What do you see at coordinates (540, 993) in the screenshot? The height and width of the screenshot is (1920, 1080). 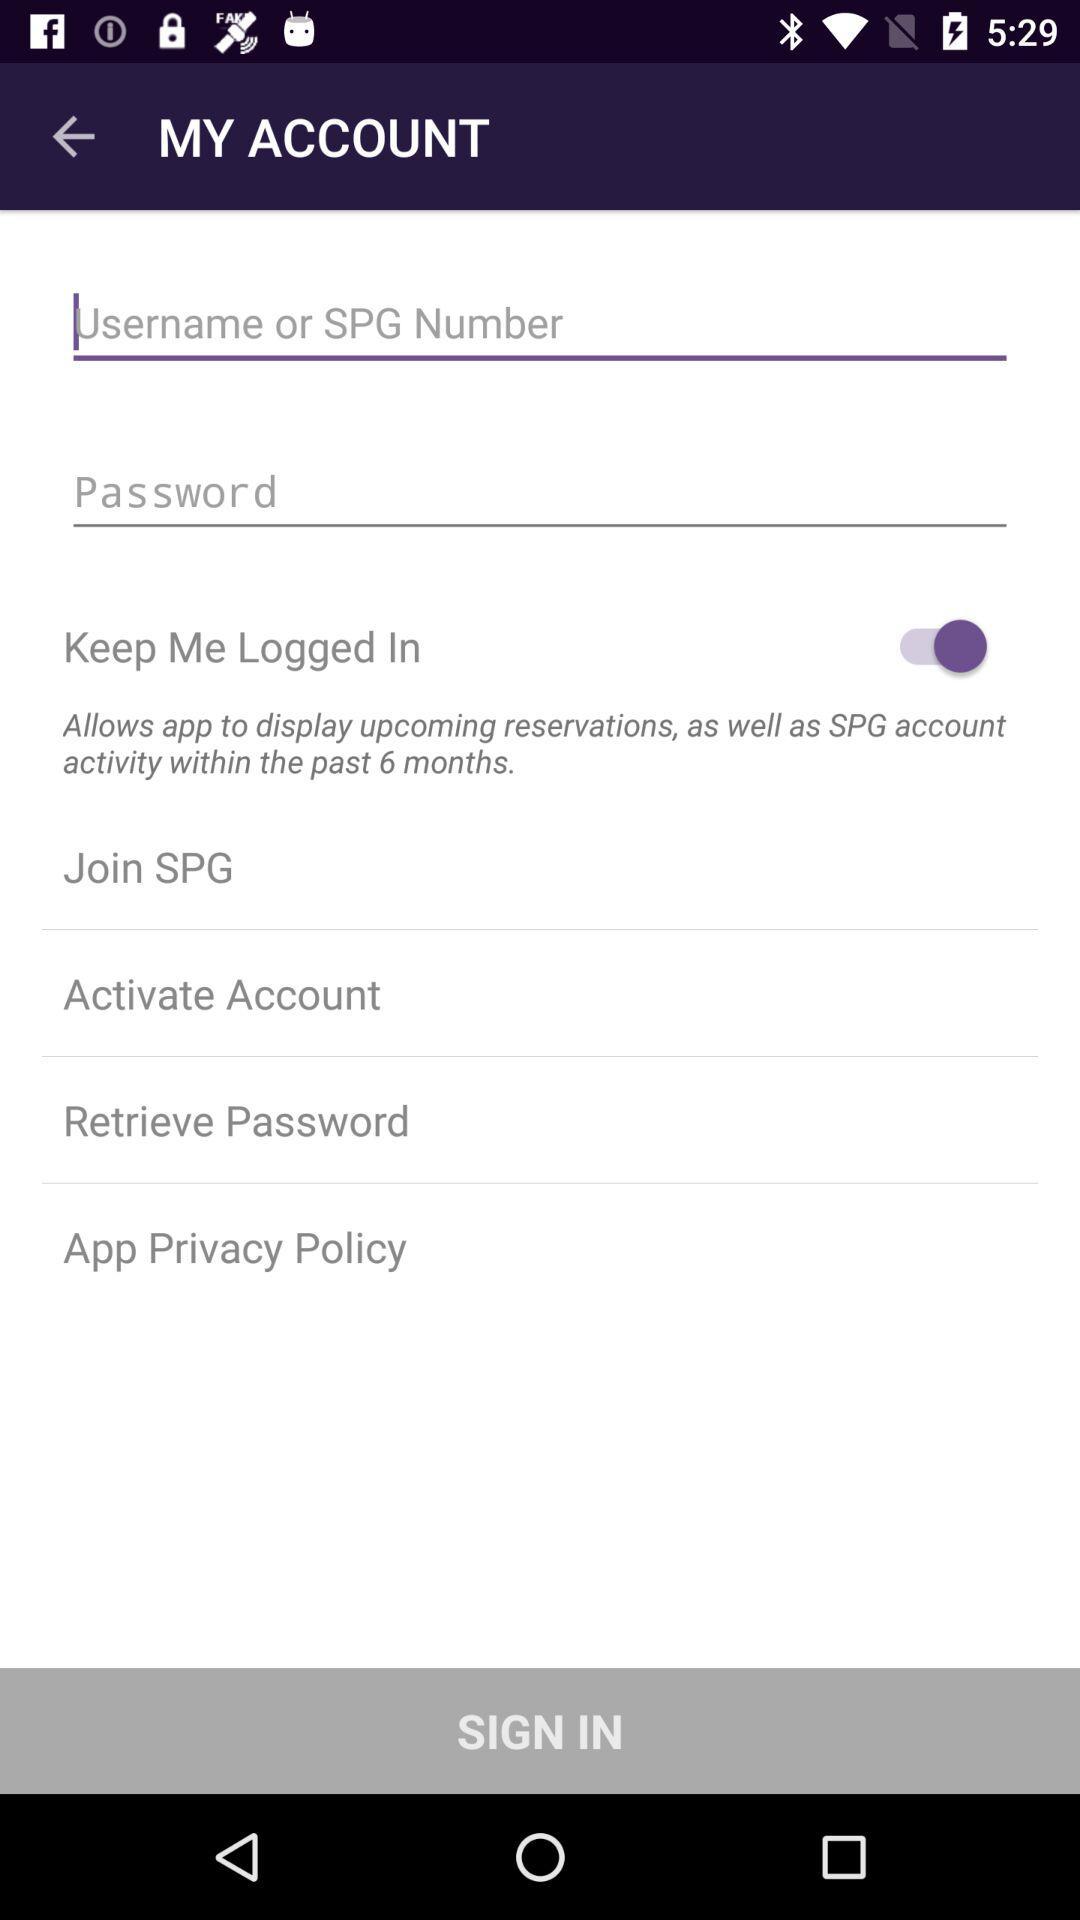 I see `the activate account icon` at bounding box center [540, 993].